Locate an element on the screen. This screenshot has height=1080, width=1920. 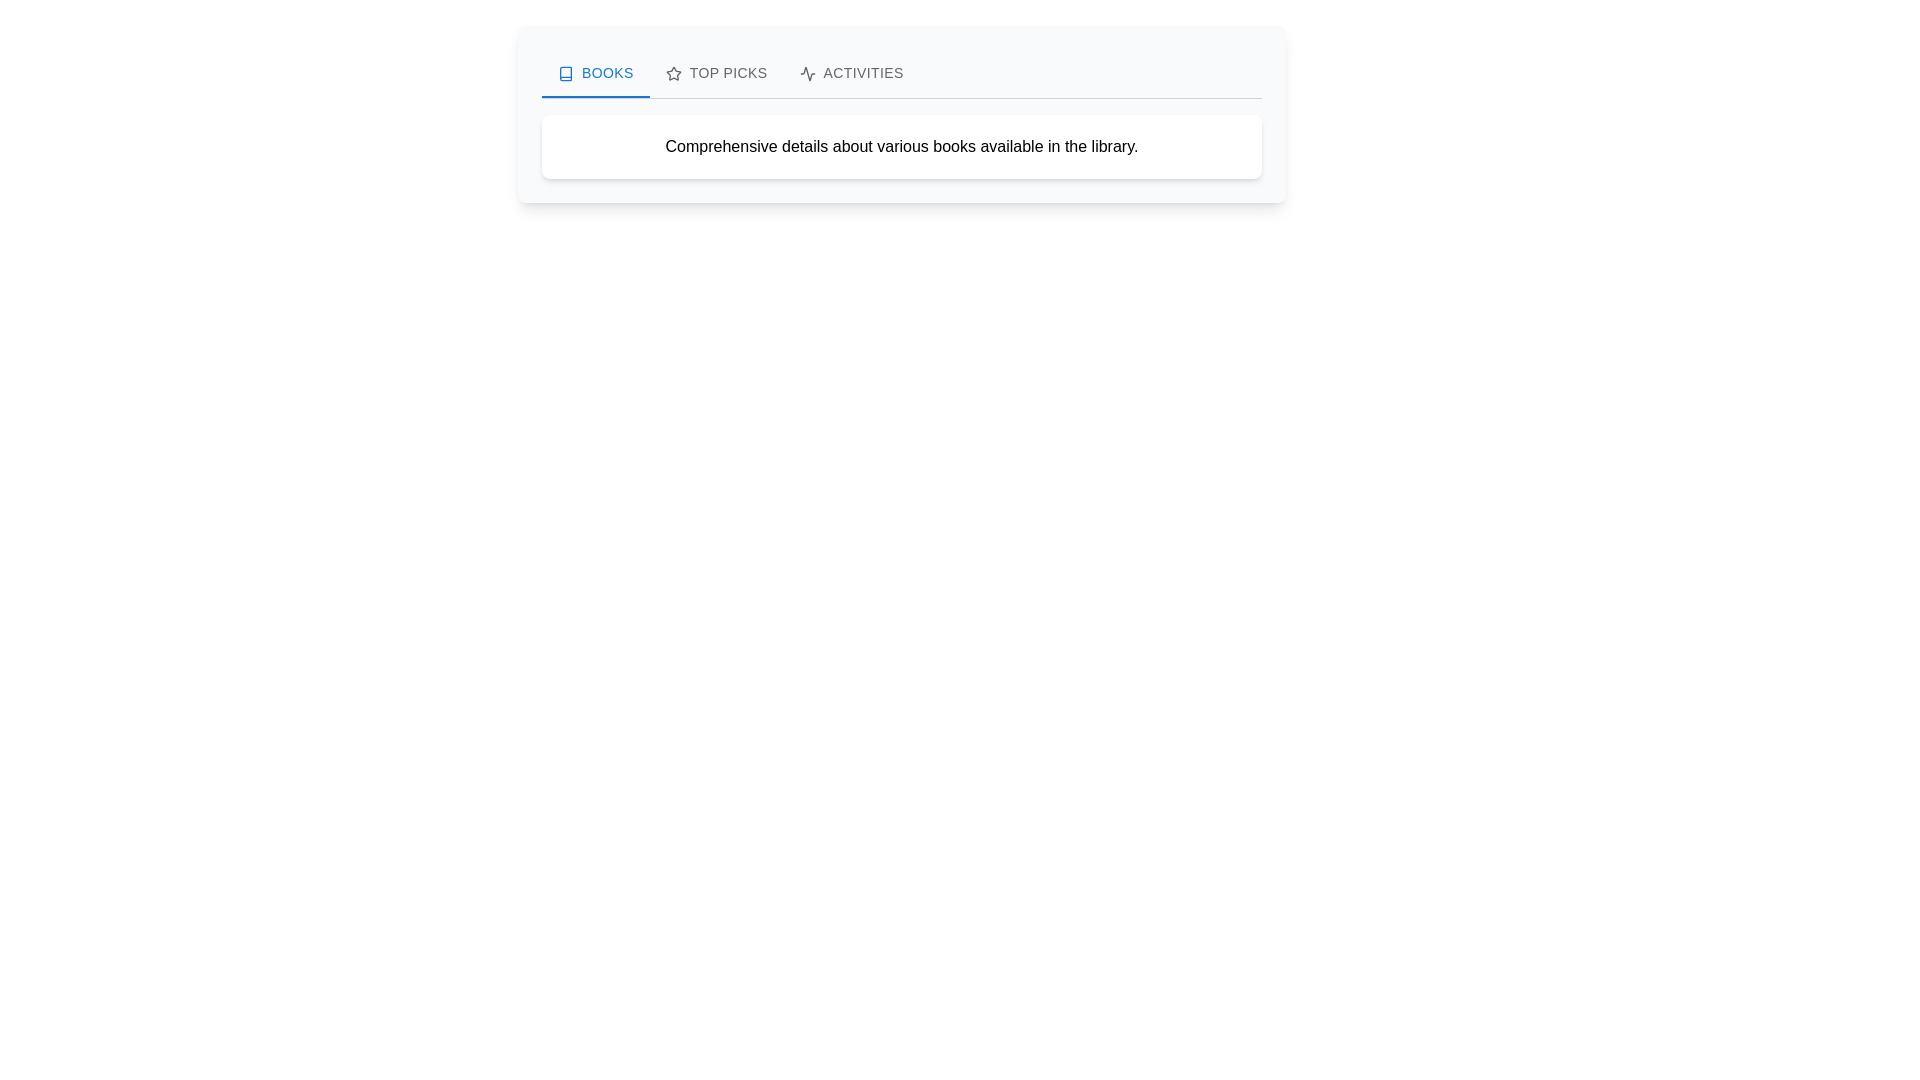
the 'Activities' text label with the attached wave or heartbeat icon located in the middle-right portion of the navigation bar is located at coordinates (851, 72).